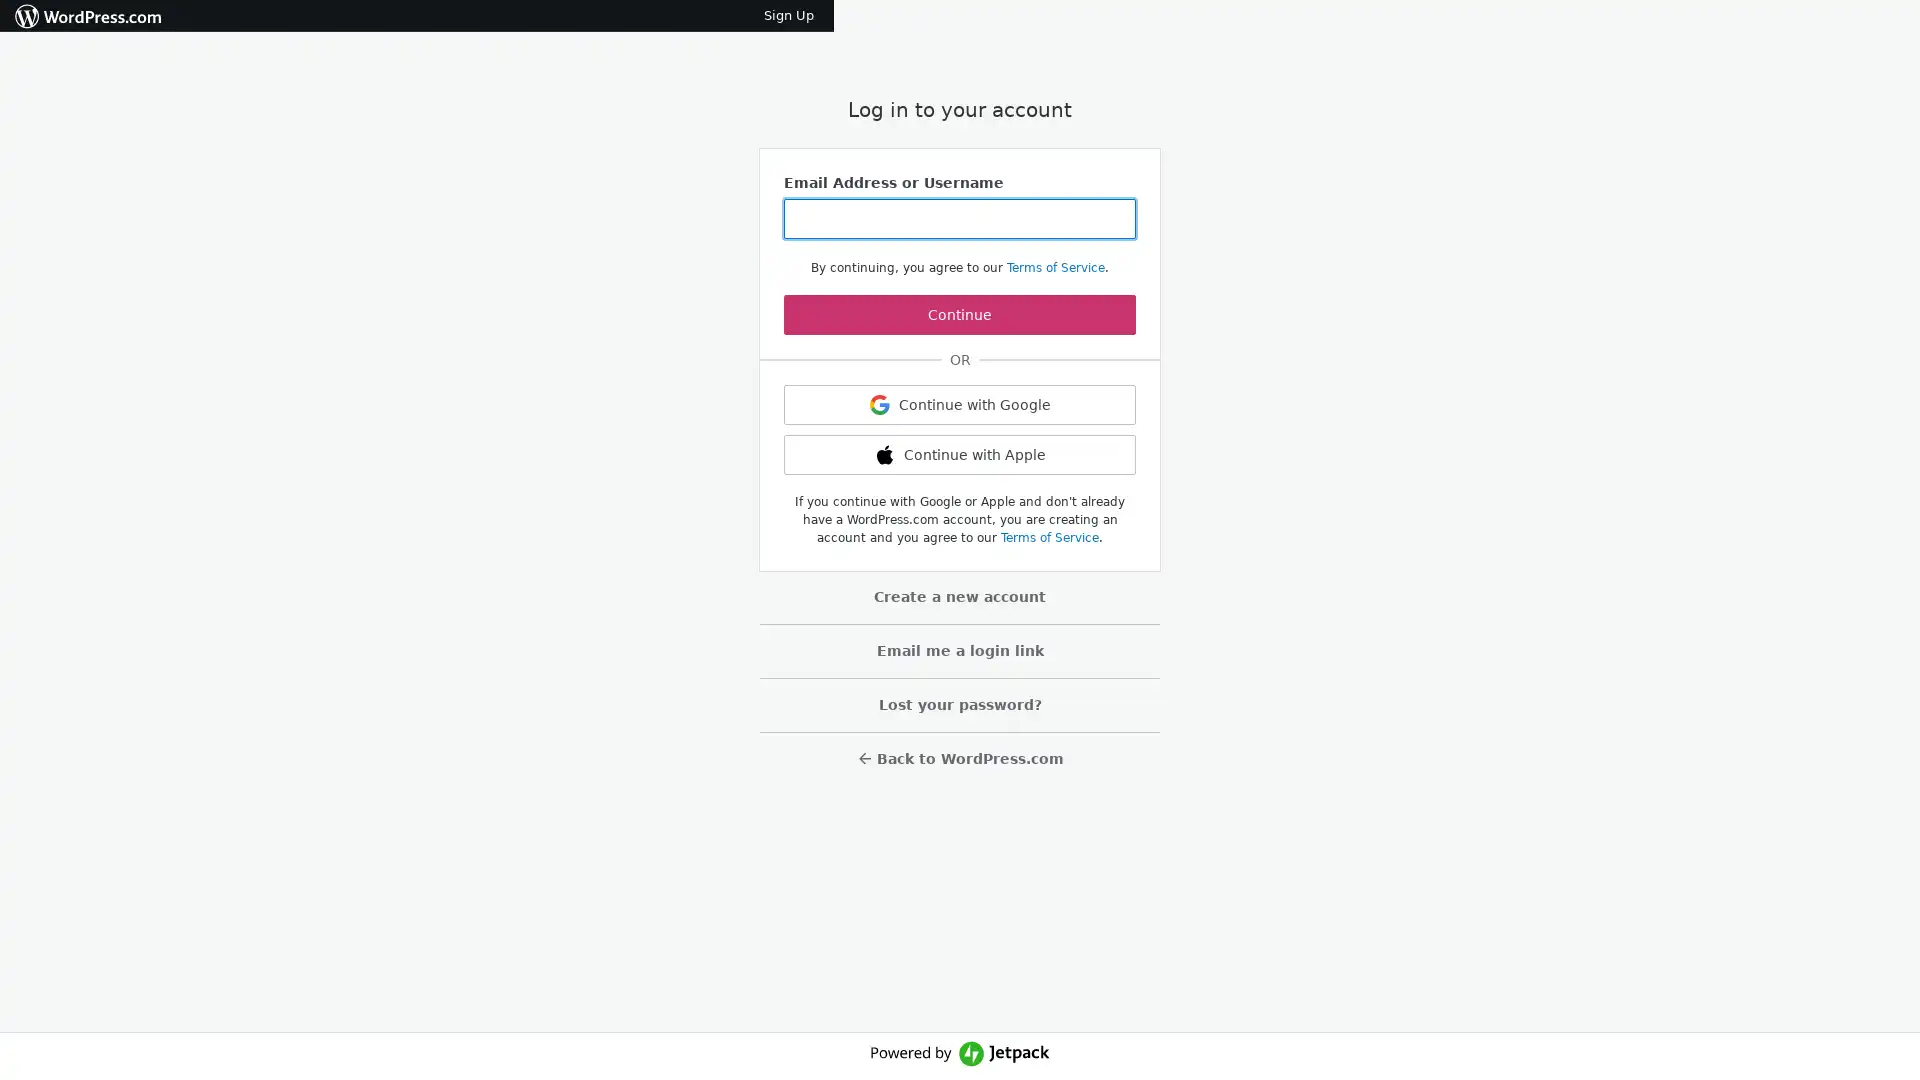 The width and height of the screenshot is (1920, 1080). What do you see at coordinates (960, 455) in the screenshot?
I see `Continue with Apple` at bounding box center [960, 455].